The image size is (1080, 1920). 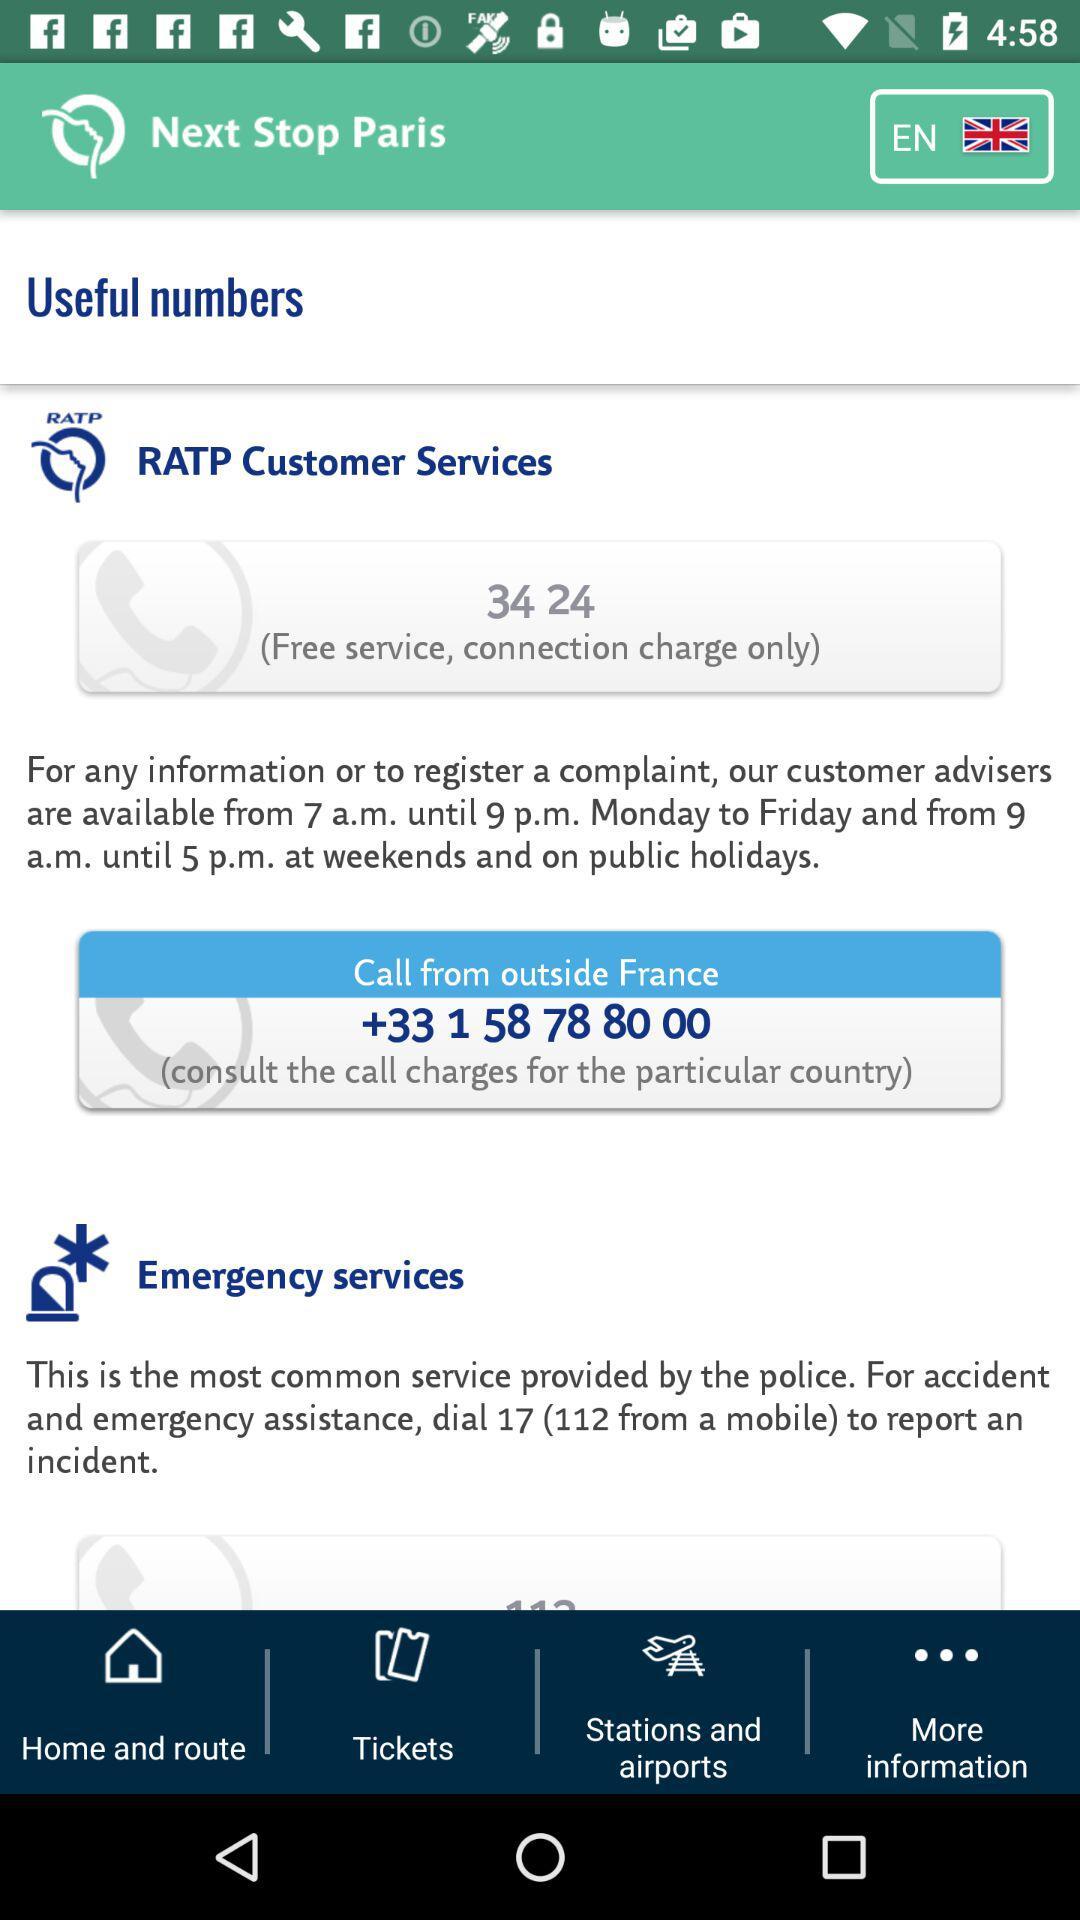 What do you see at coordinates (540, 615) in the screenshot?
I see `the 34 24 free app` at bounding box center [540, 615].